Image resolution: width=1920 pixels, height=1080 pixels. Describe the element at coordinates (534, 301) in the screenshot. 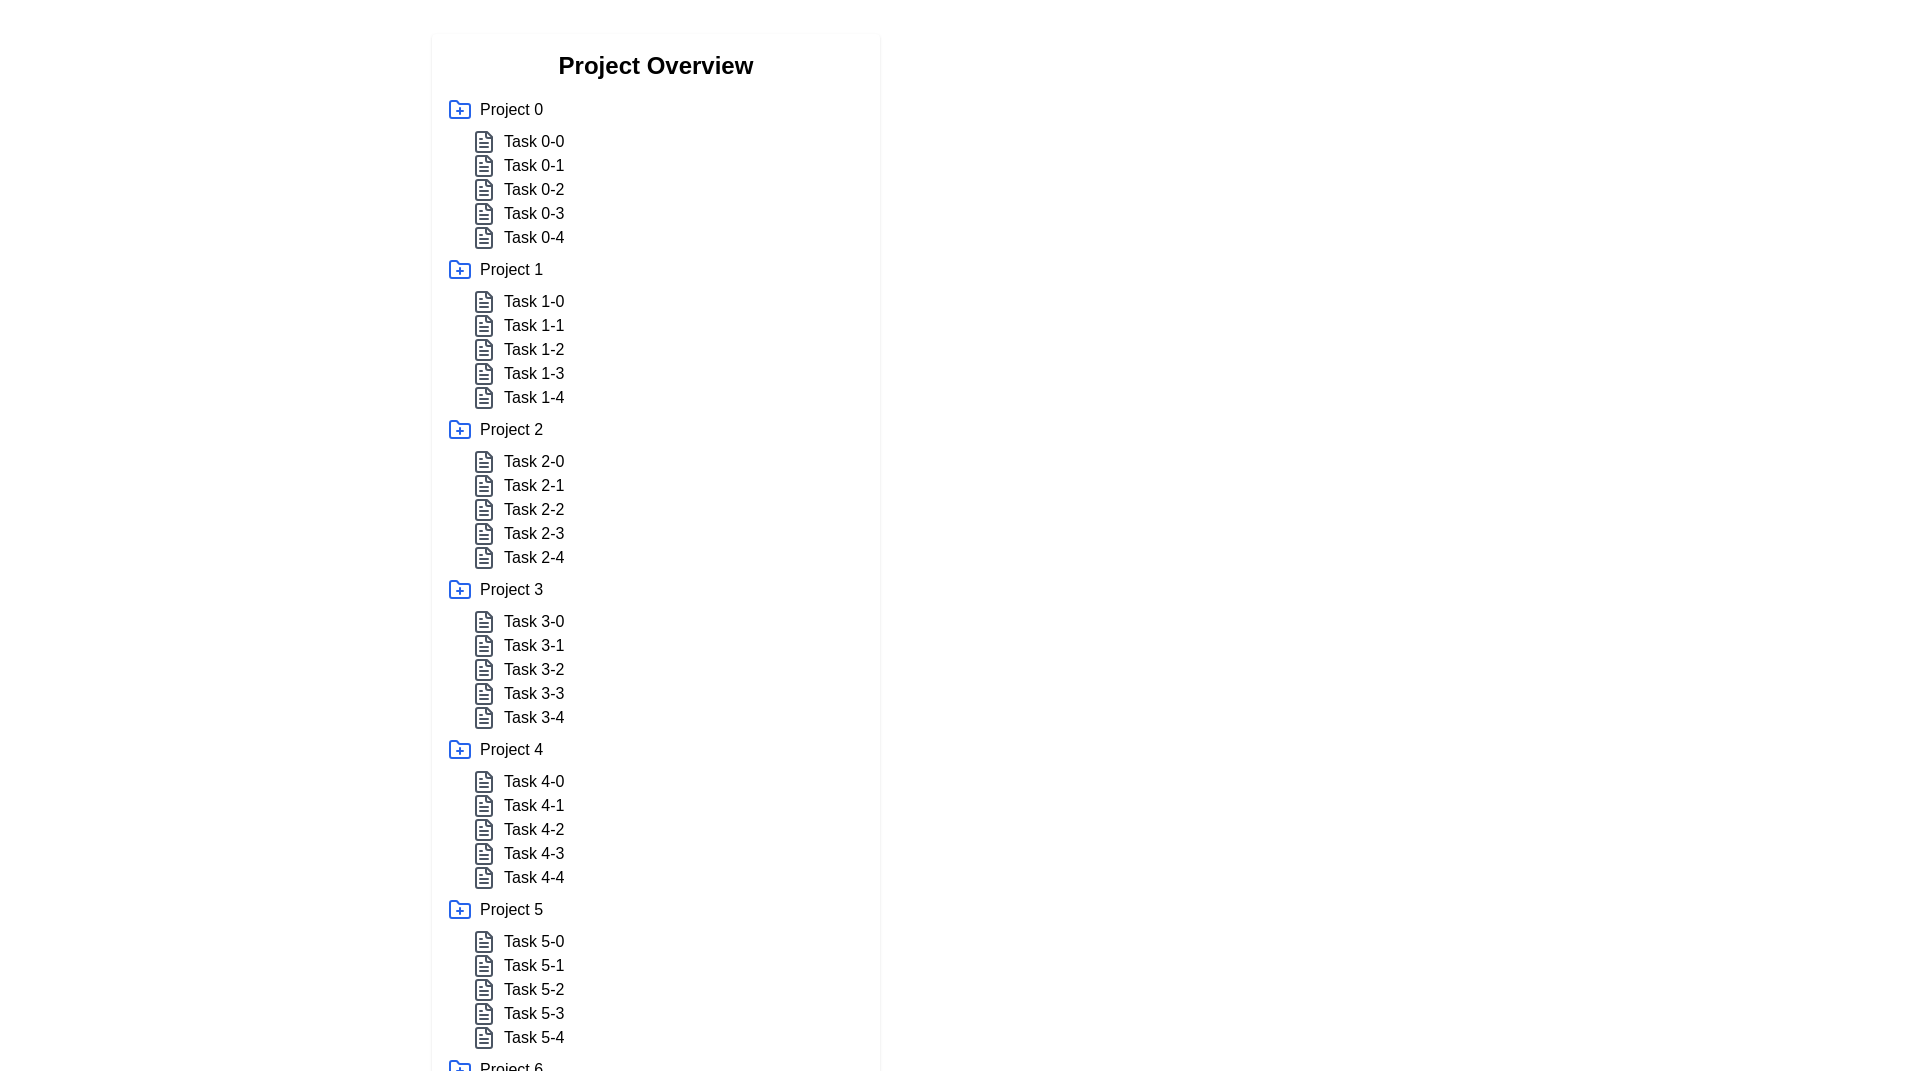

I see `the text label representing 'Task 1-0' in the project list` at that location.